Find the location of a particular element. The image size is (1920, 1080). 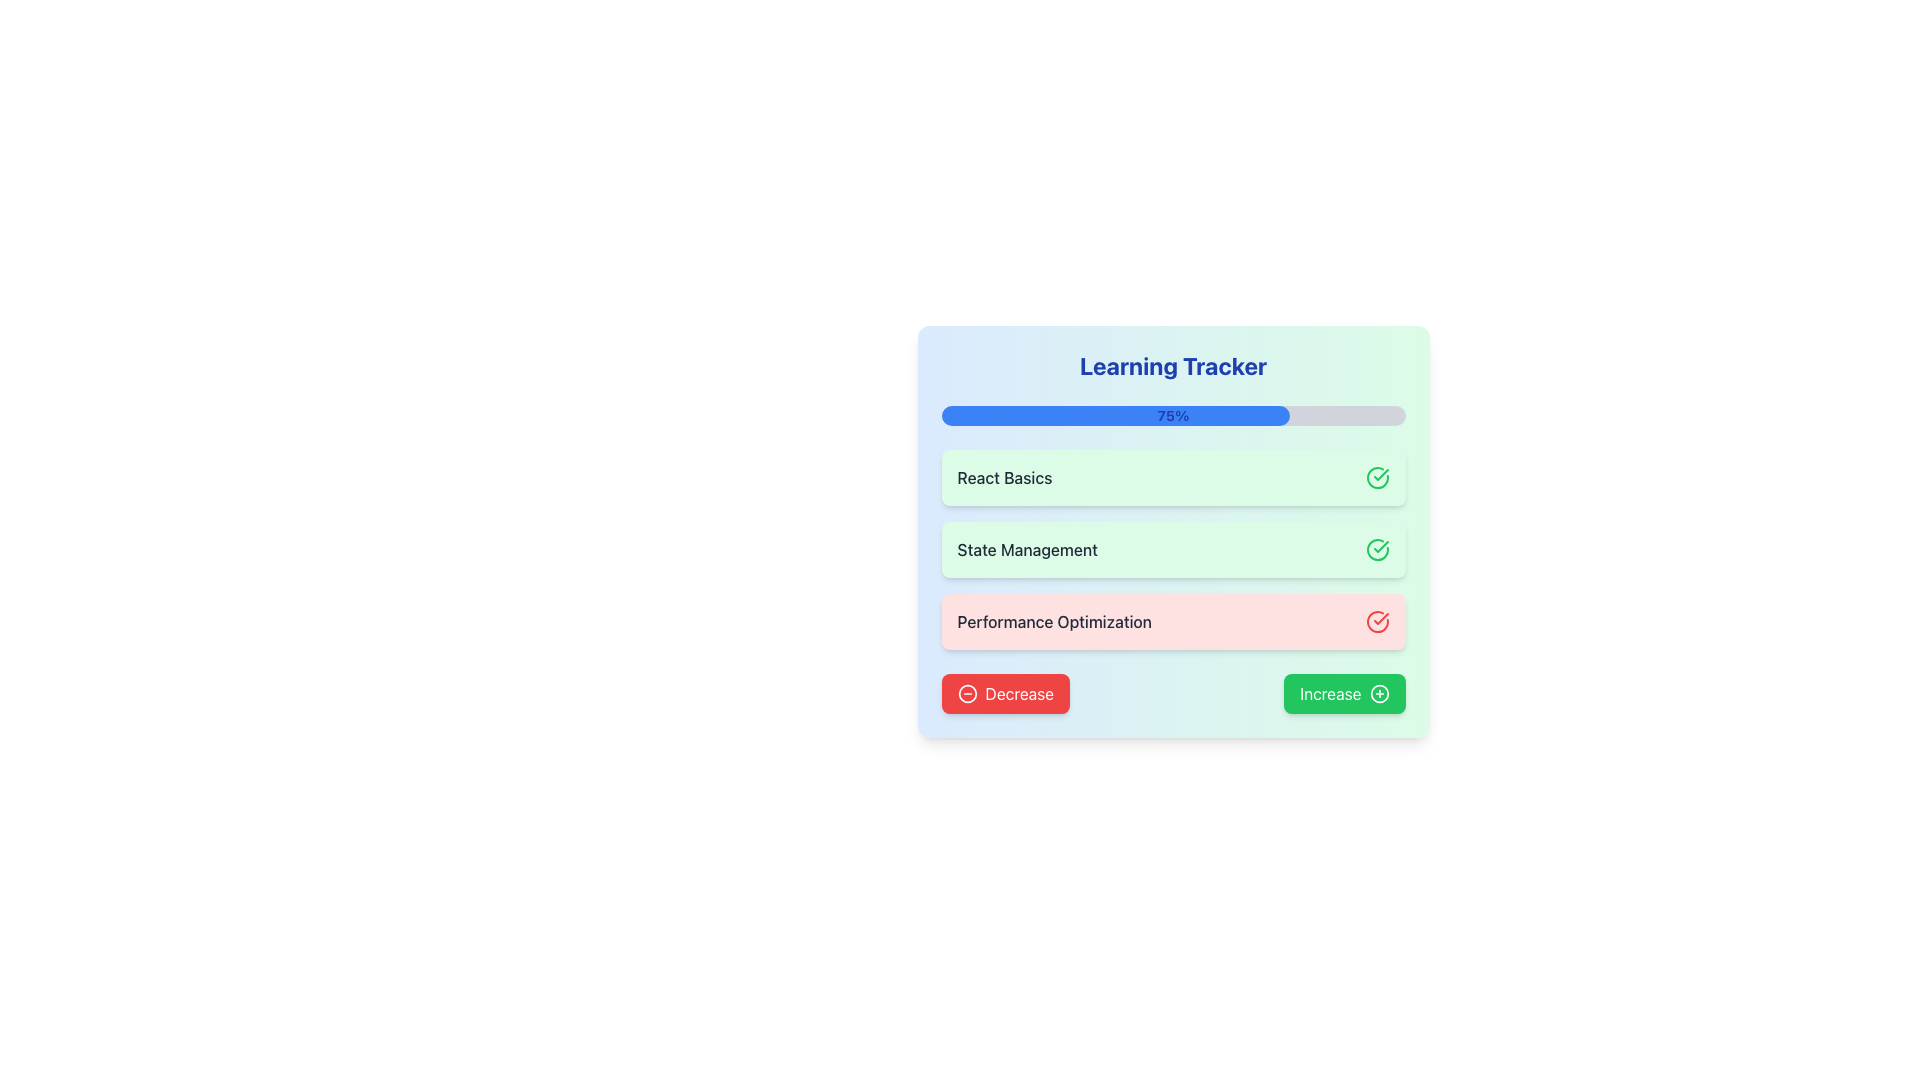

the status of the Labeled Section with bold text 'State Management' and a green checkmark icon, which is the second item in the Learning Tracker list is located at coordinates (1173, 550).